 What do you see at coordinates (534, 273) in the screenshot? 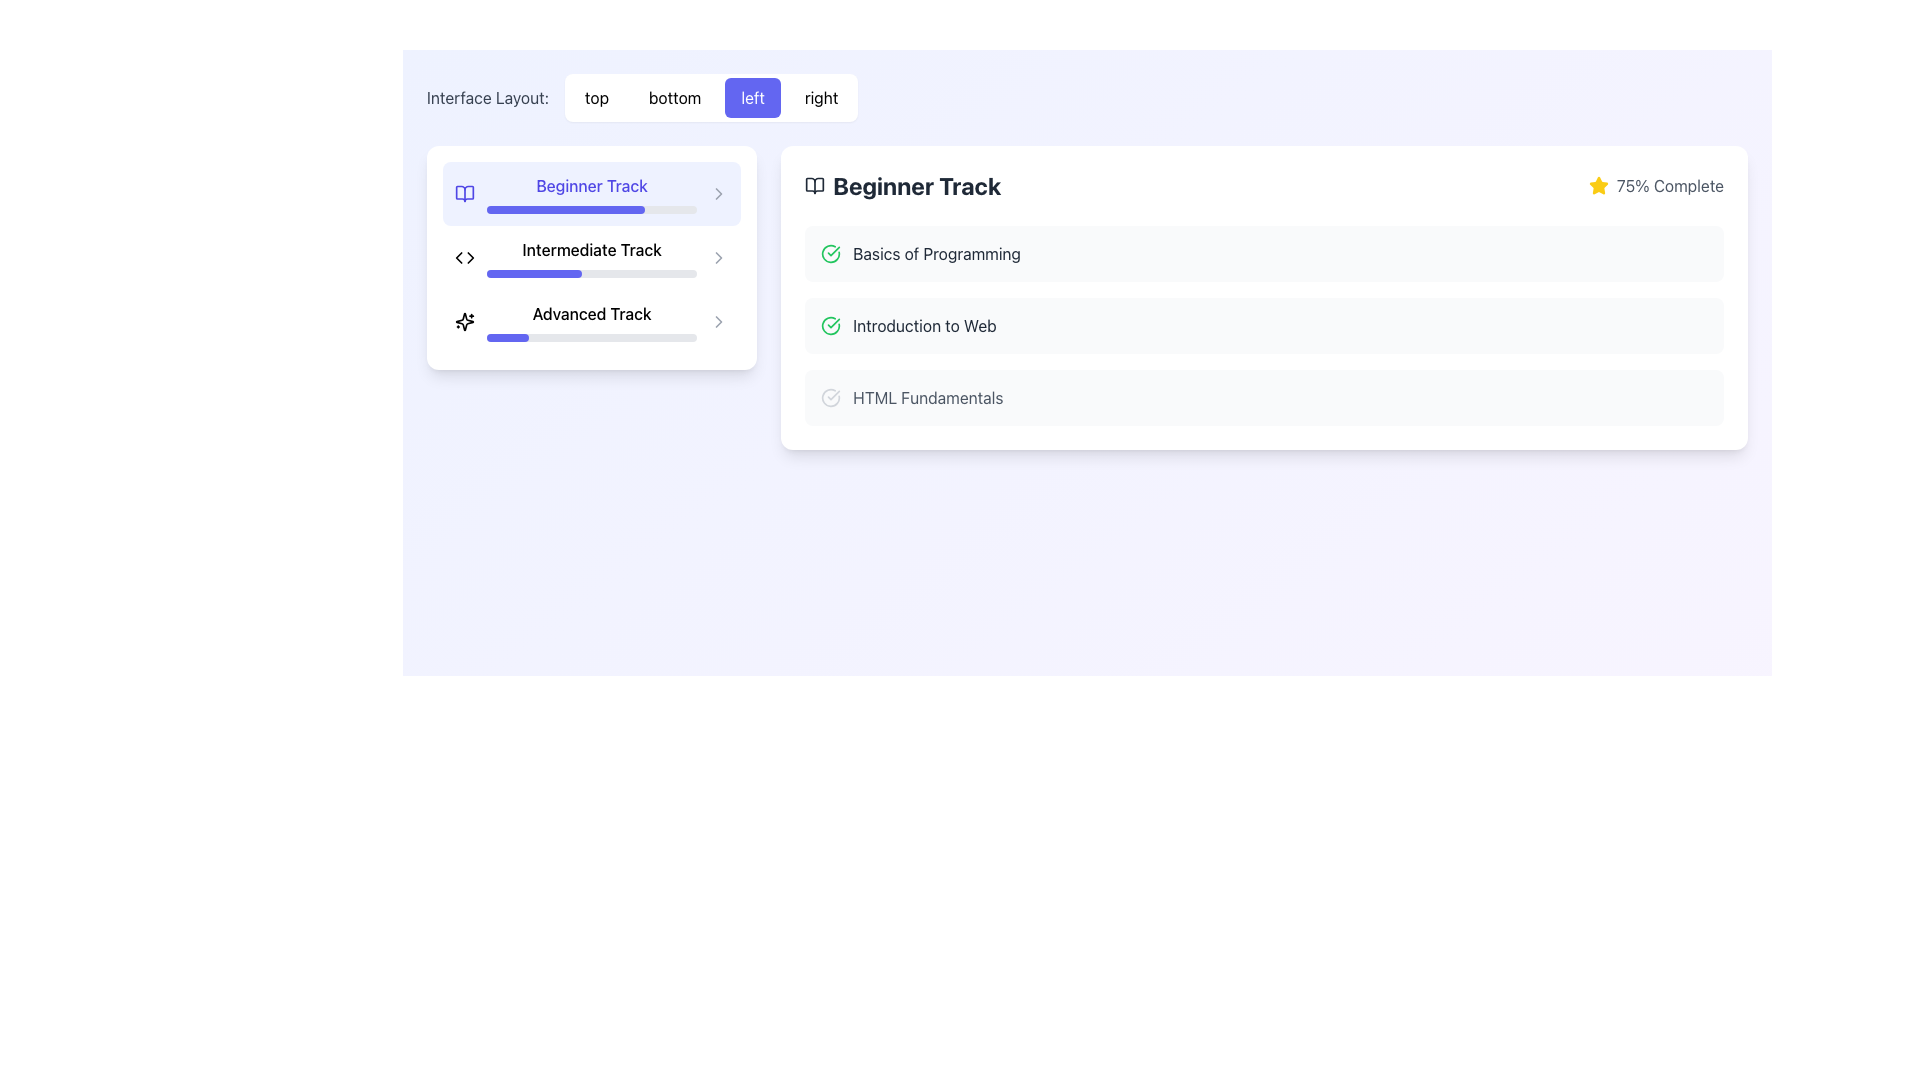
I see `the leftmost segment of the Progress Indicator representing 45% completion of the Intermediate Track, located beneath the 'Intermediate Track' label and icon` at bounding box center [534, 273].